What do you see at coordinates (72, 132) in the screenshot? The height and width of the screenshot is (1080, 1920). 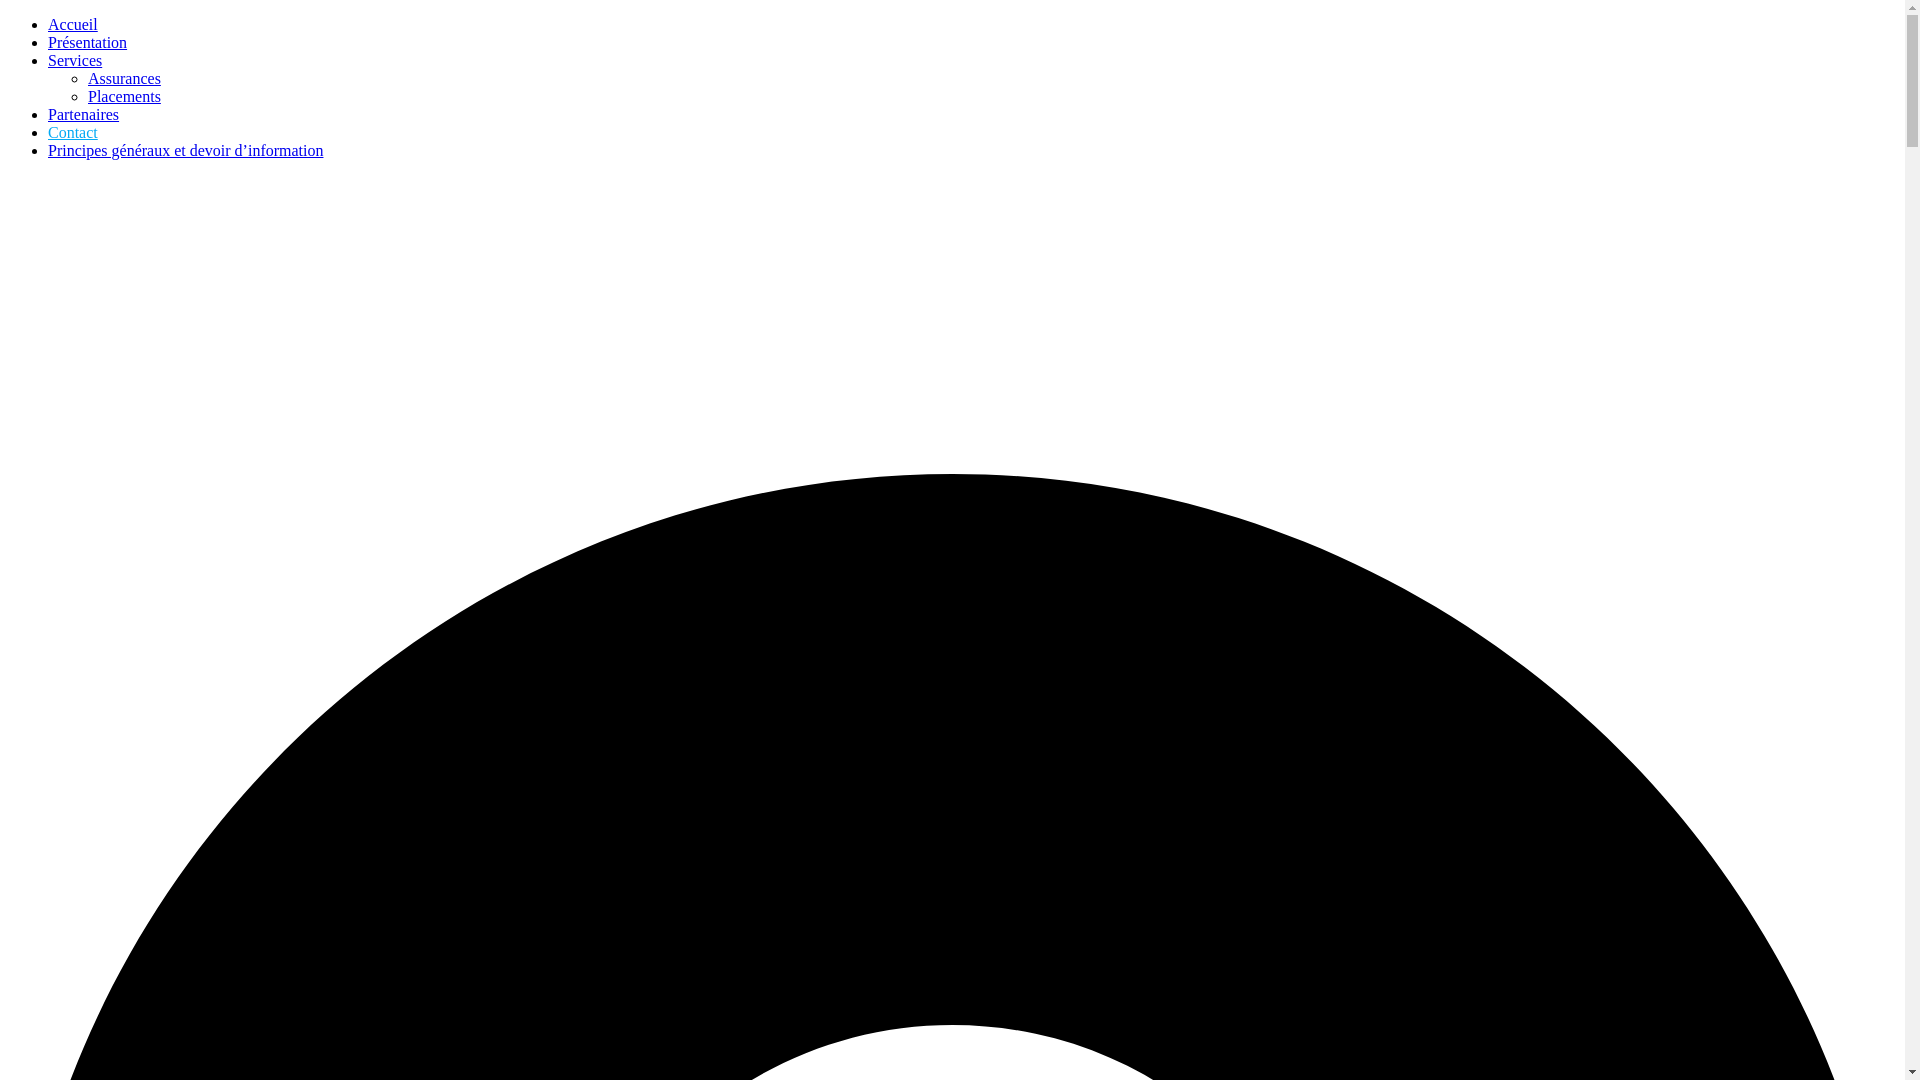 I see `'Contact'` at bounding box center [72, 132].